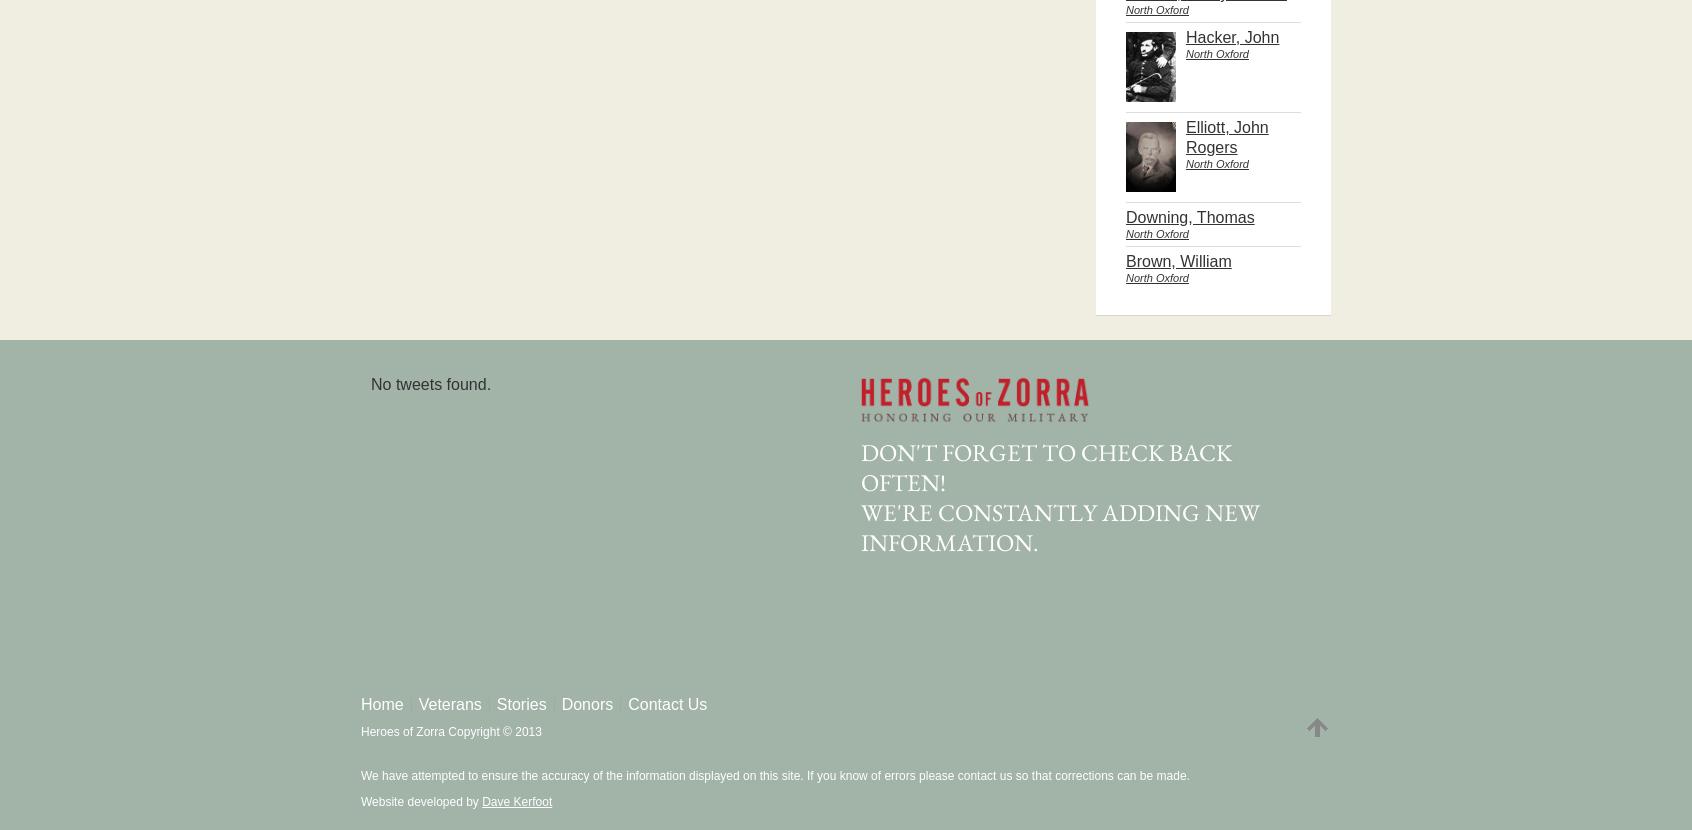 This screenshot has width=1692, height=830. Describe the element at coordinates (1184, 136) in the screenshot. I see `'Elliott, John Rogers'` at that location.